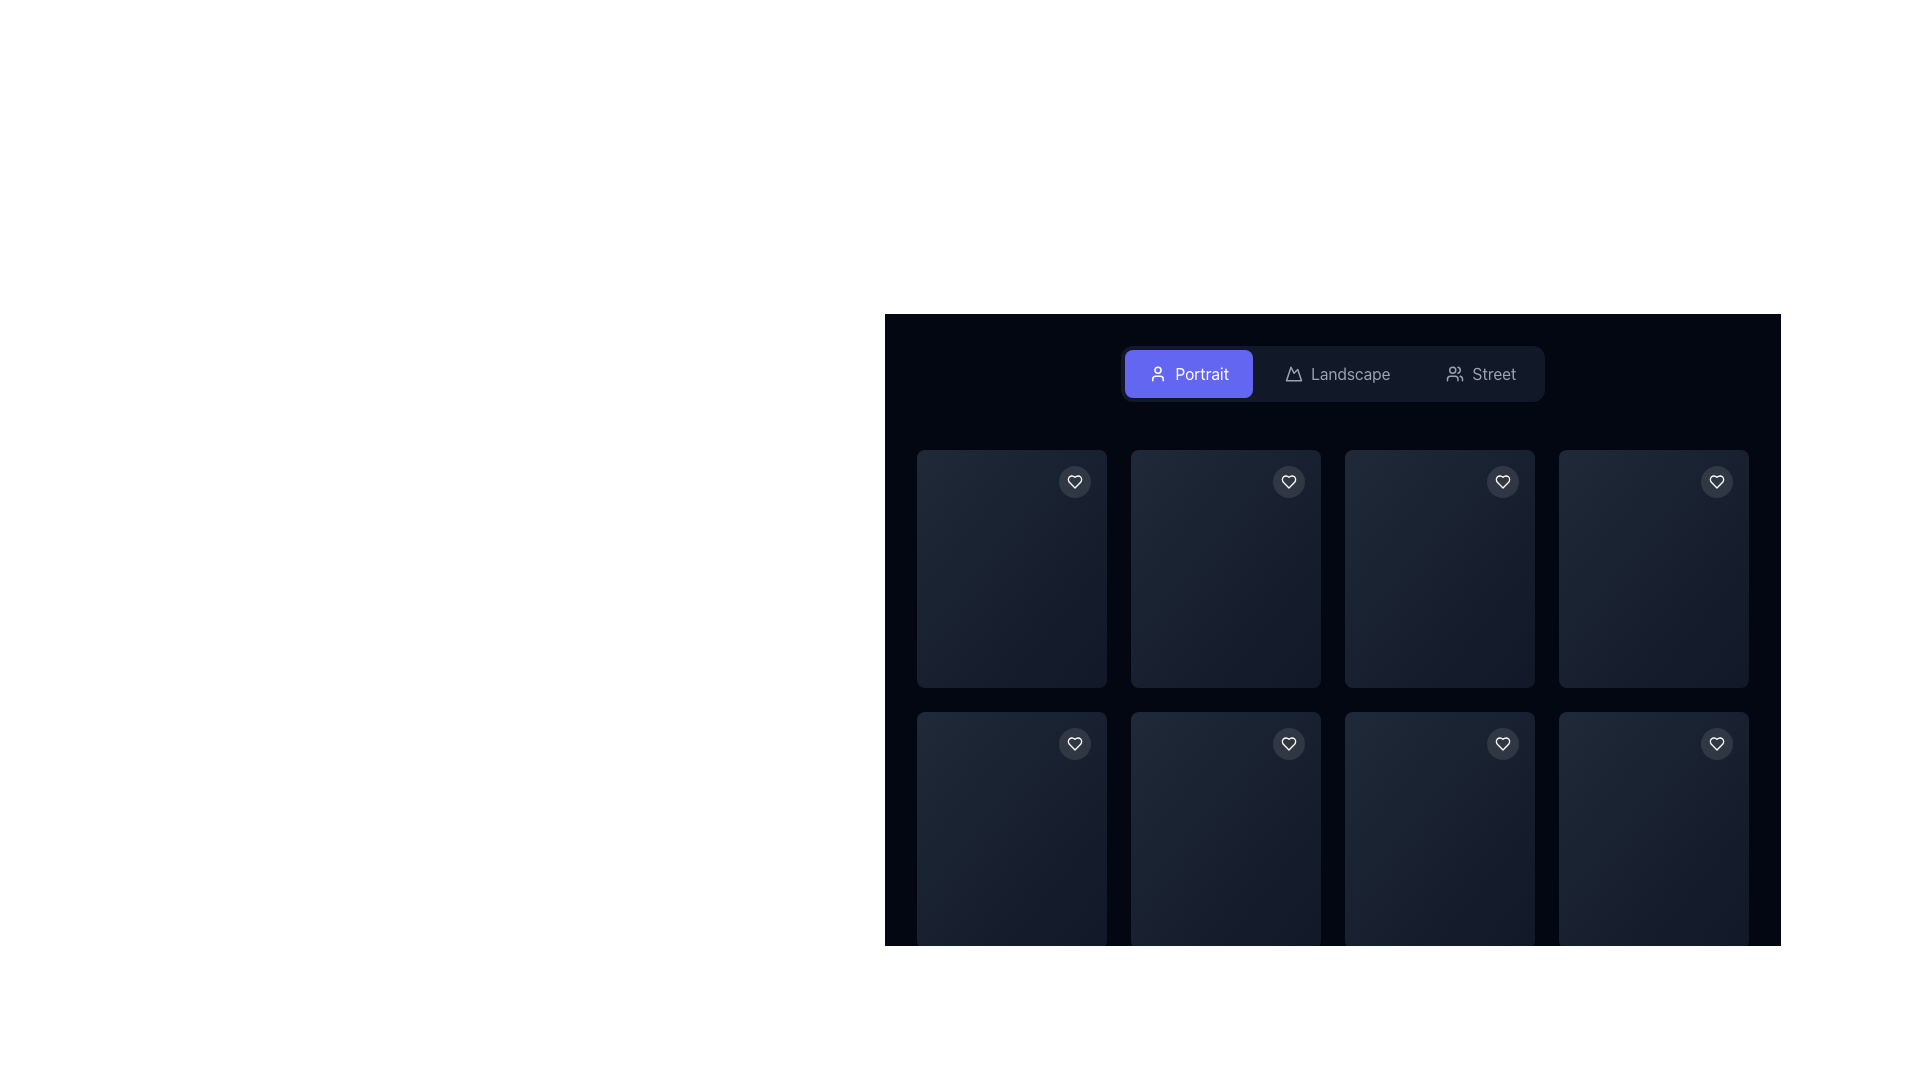  I want to click on the heart icon button, so click(1289, 743).